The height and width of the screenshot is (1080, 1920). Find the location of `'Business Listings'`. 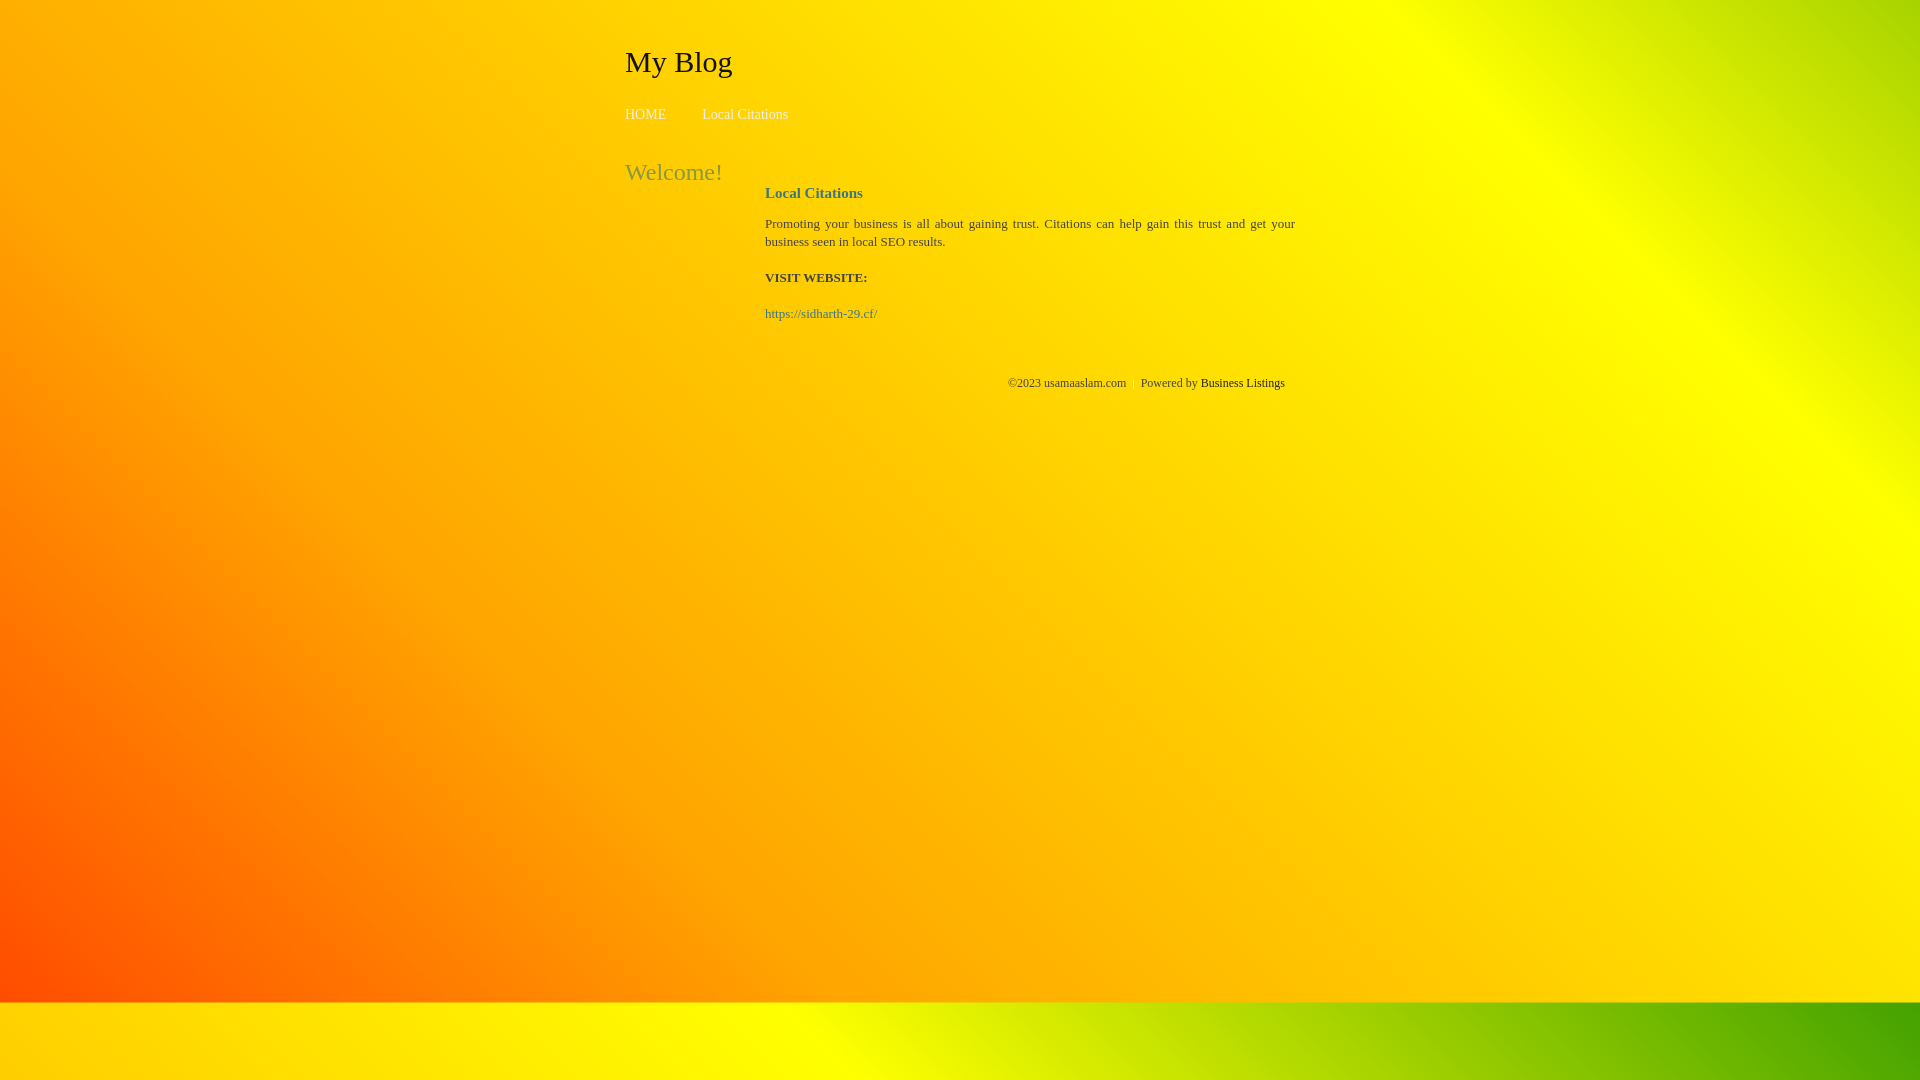

'Business Listings' is located at coordinates (1242, 382).